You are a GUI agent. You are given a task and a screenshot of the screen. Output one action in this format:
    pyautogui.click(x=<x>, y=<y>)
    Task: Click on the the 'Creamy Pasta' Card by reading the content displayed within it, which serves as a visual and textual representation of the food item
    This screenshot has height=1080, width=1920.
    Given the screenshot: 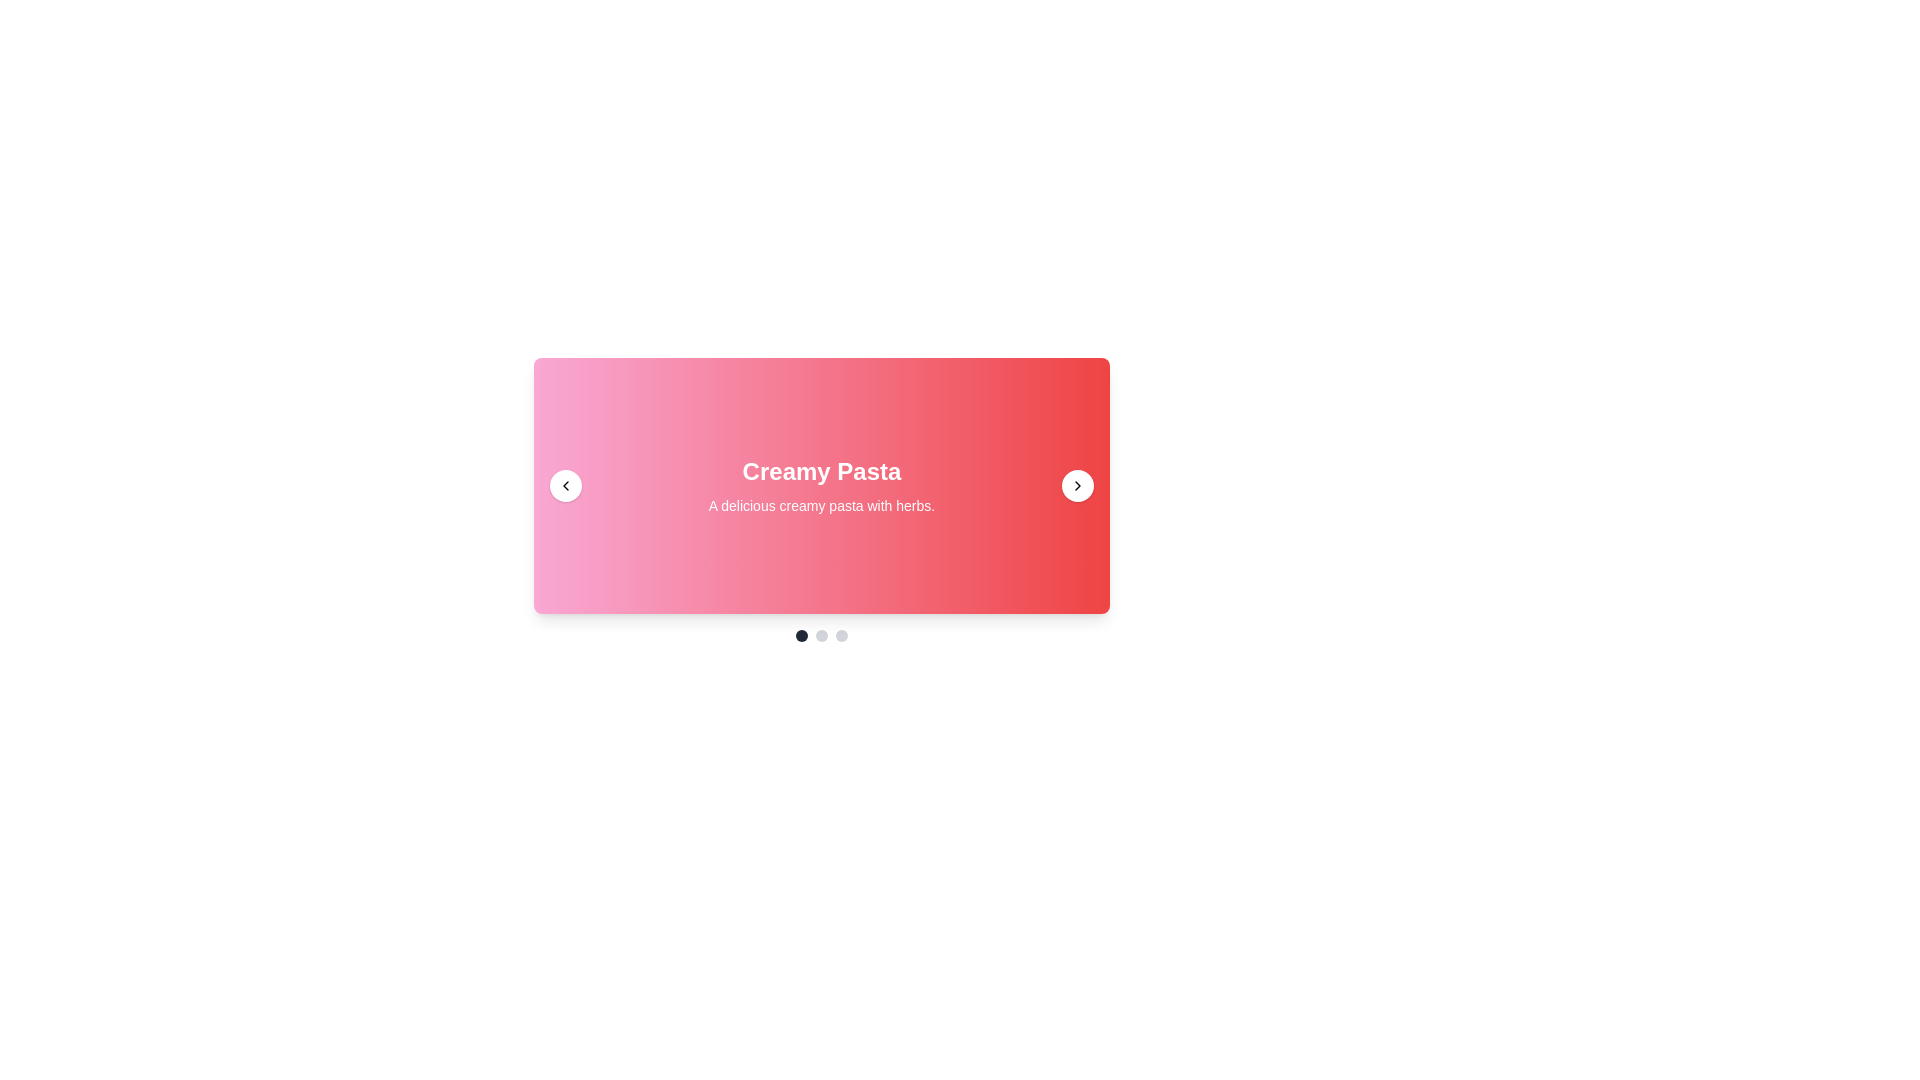 What is the action you would take?
    pyautogui.click(x=821, y=486)
    